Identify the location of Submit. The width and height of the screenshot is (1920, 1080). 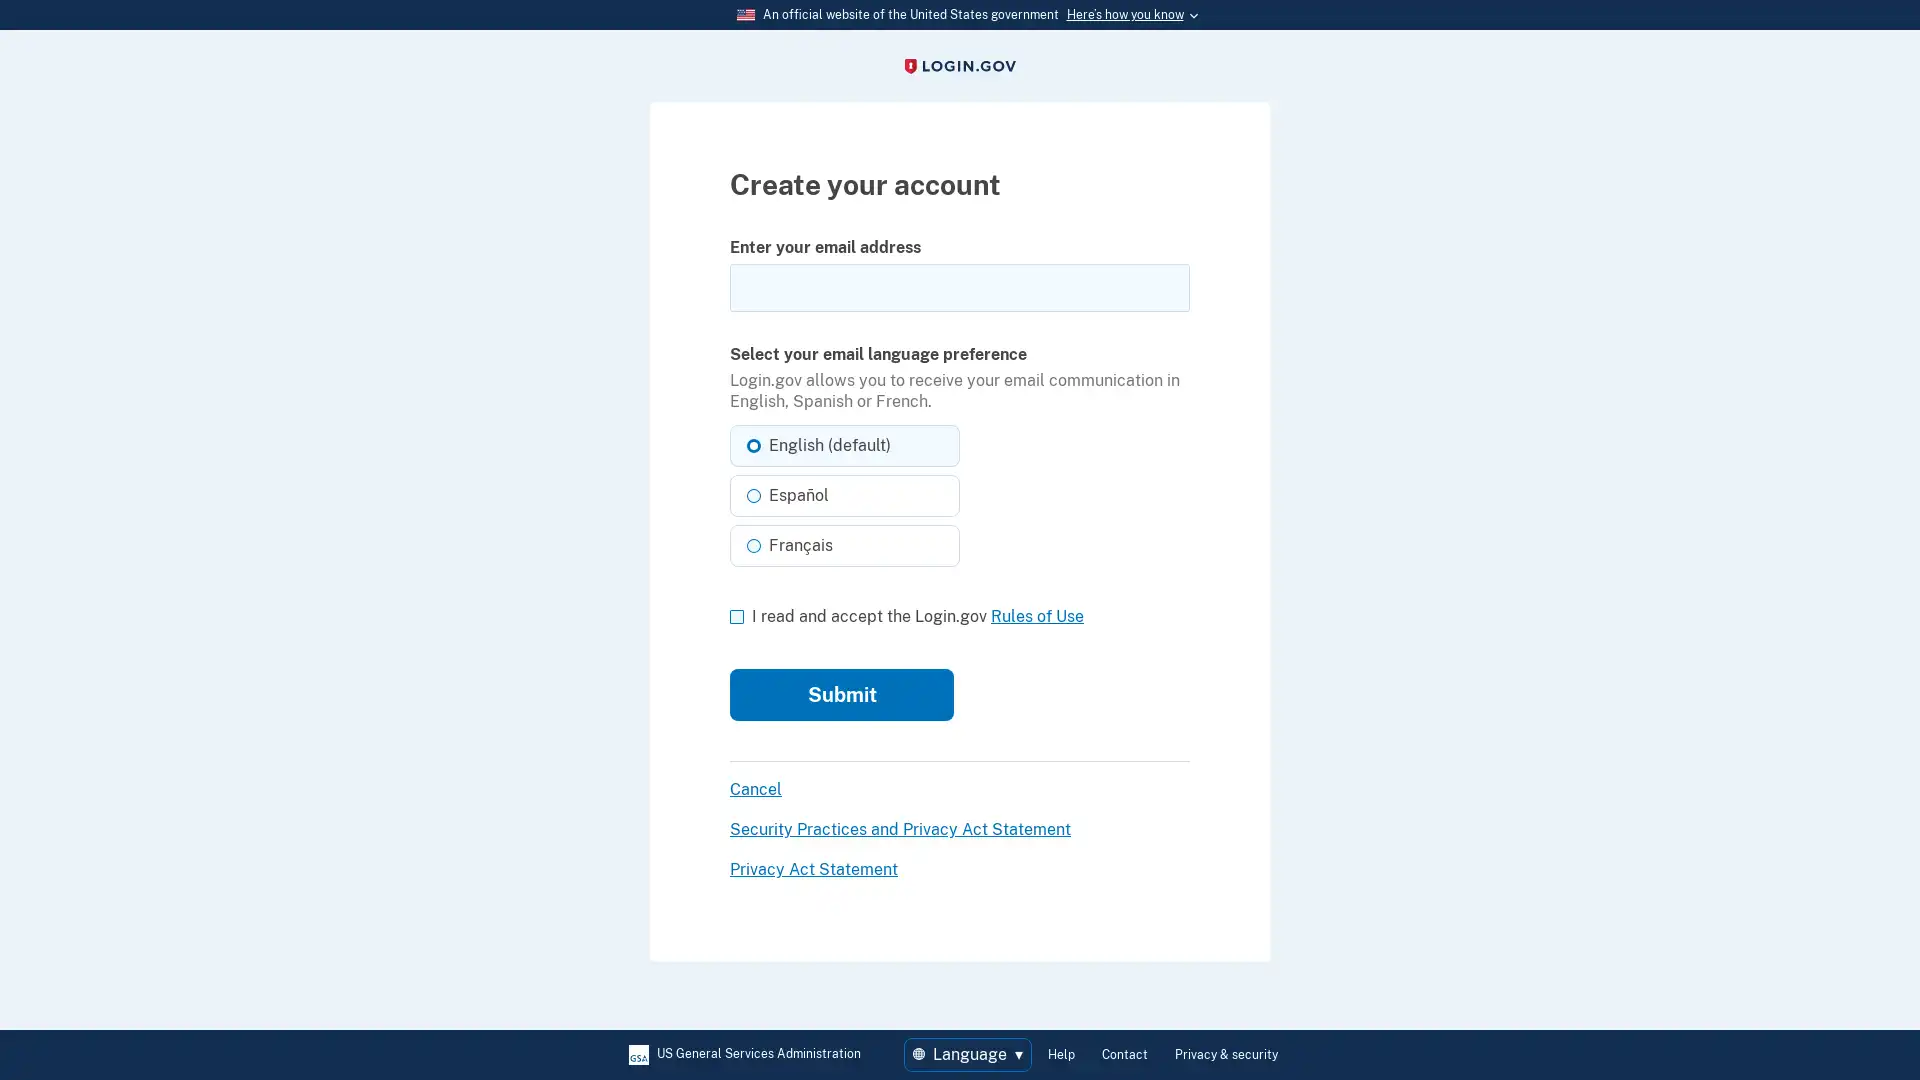
(841, 693).